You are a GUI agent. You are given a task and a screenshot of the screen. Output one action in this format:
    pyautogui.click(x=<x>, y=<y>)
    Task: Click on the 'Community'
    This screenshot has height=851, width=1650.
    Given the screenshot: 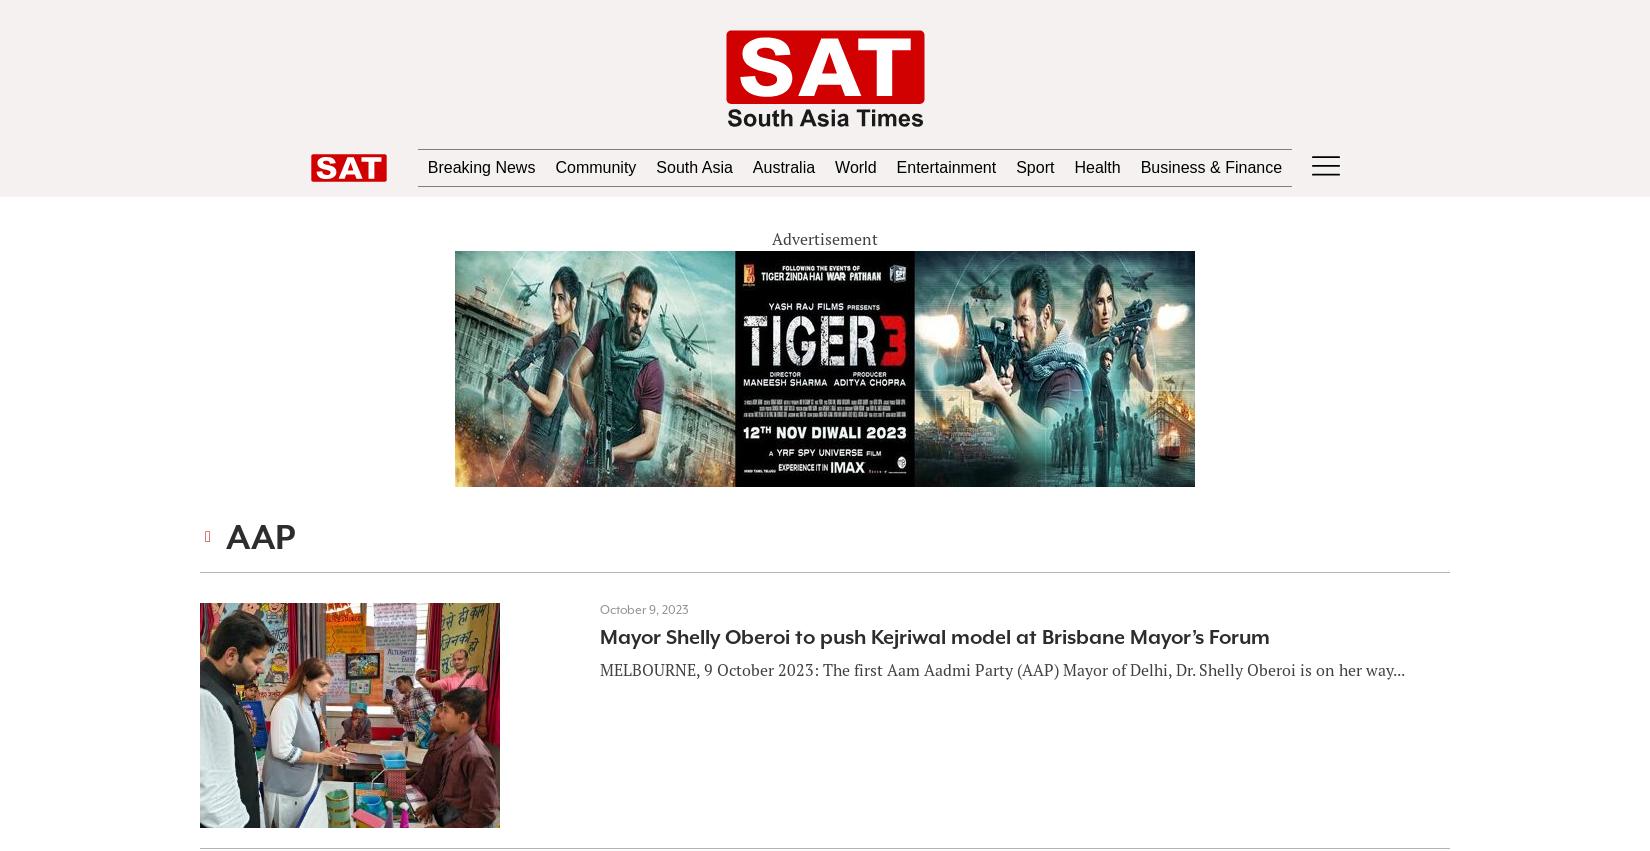 What is the action you would take?
    pyautogui.click(x=555, y=166)
    